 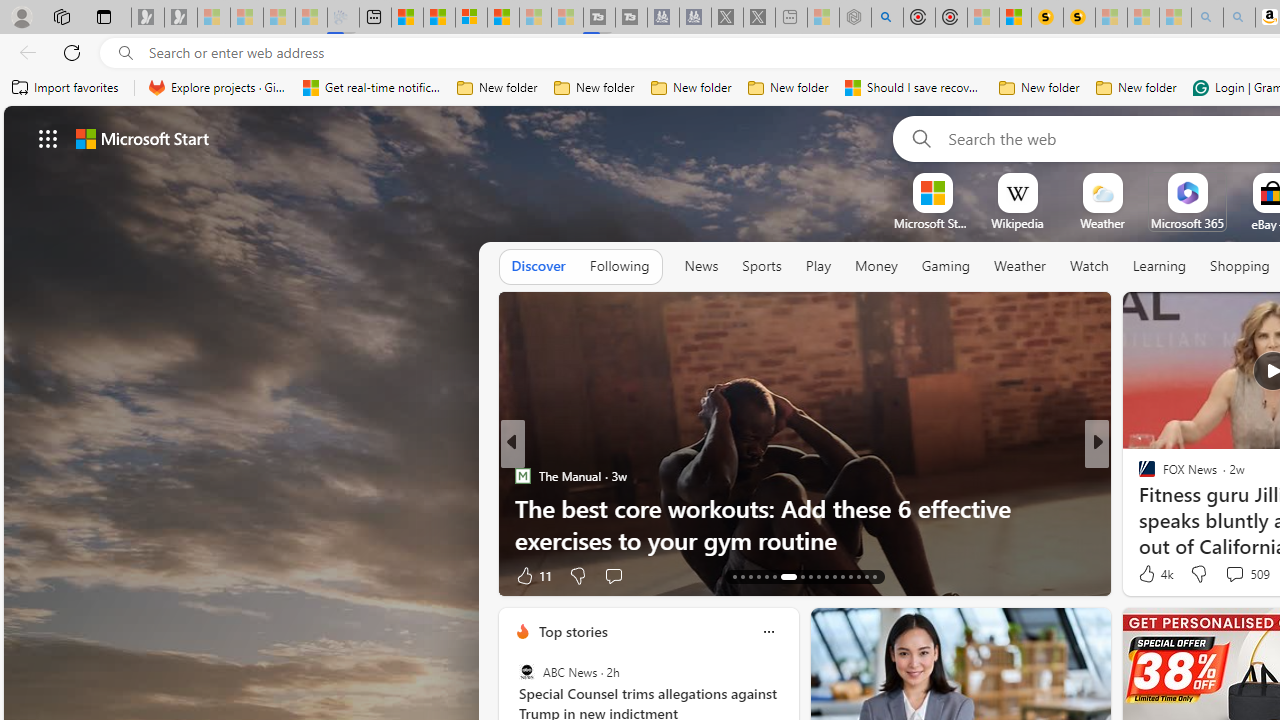 What do you see at coordinates (1239, 265) in the screenshot?
I see `'Shopping'` at bounding box center [1239, 265].